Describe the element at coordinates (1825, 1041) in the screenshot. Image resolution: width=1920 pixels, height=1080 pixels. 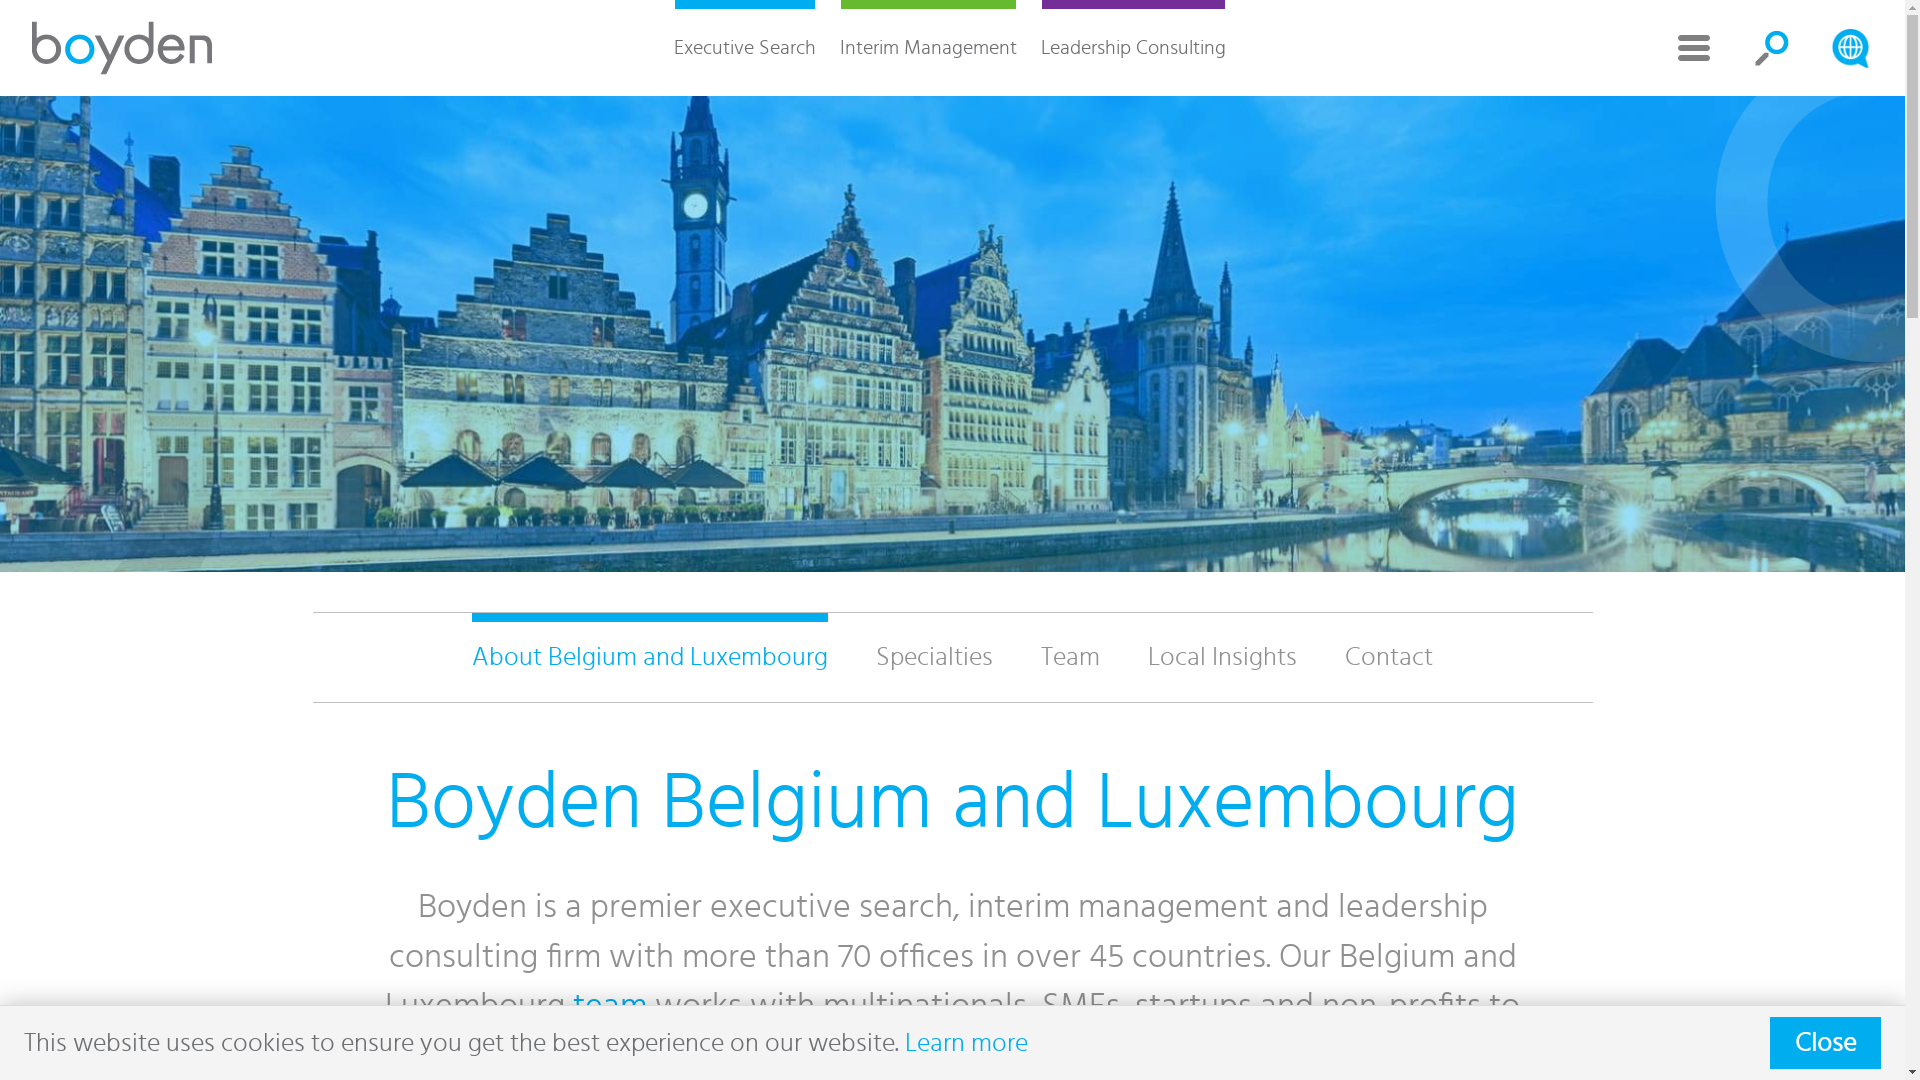
I see `'Close'` at that location.